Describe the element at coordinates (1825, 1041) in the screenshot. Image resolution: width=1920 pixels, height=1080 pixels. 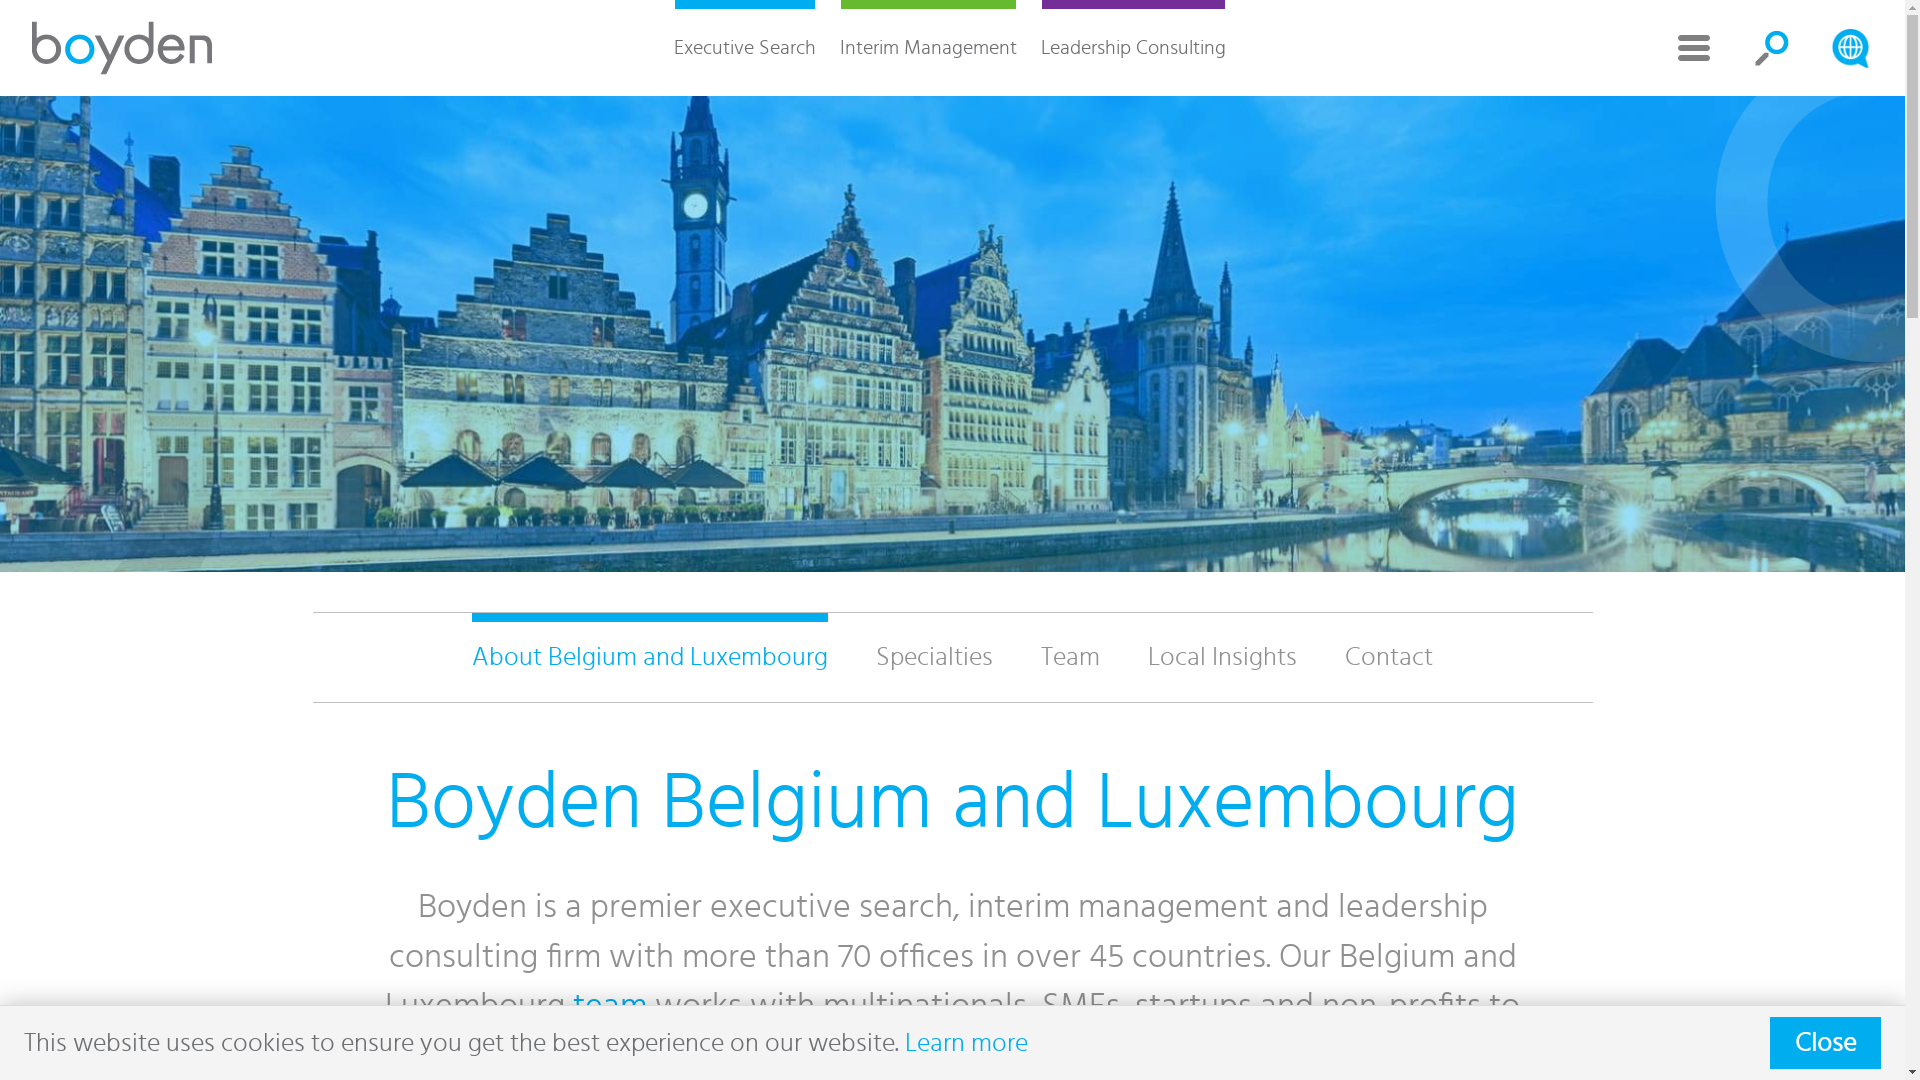
I see `'Close'` at that location.